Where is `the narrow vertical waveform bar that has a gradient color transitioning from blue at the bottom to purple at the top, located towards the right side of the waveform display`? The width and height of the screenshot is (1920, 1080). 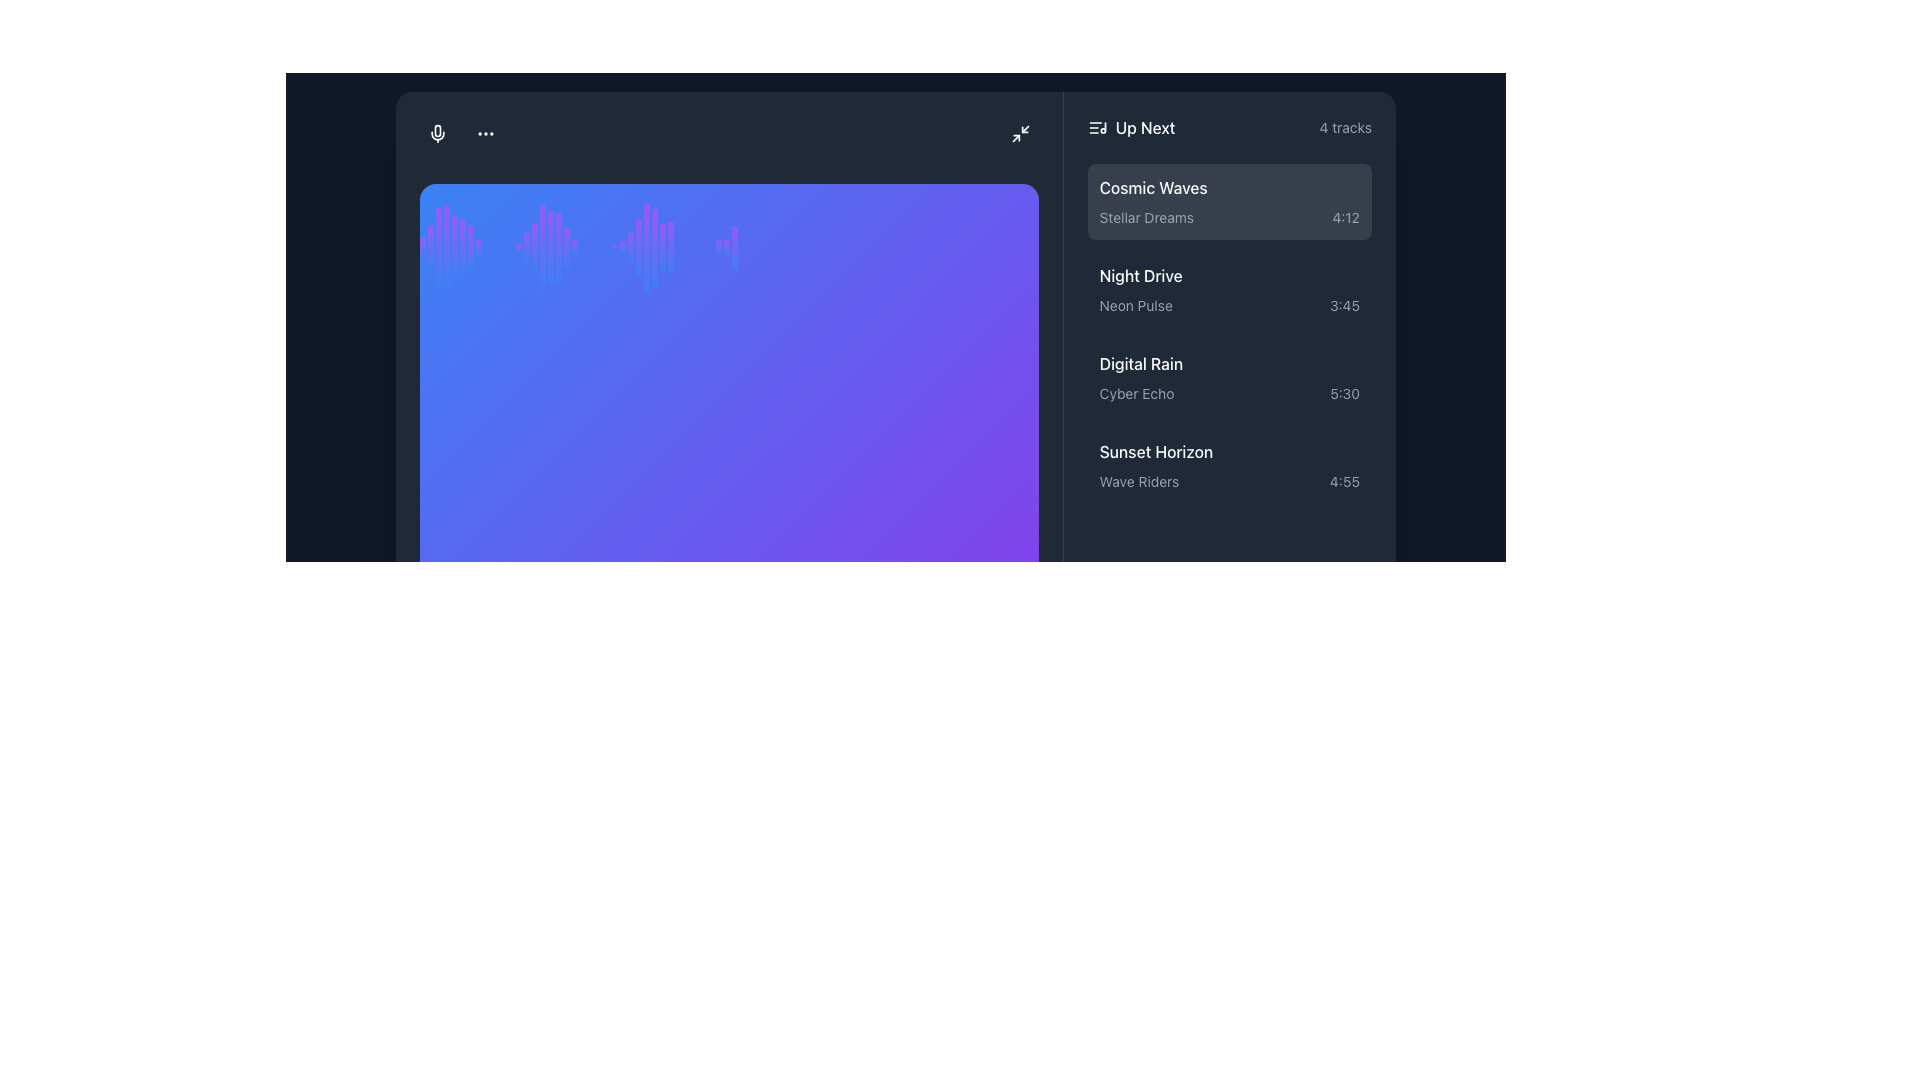
the narrow vertical waveform bar that has a gradient color transitioning from blue at the bottom to purple at the top, located towards the right side of the waveform display is located at coordinates (719, 245).